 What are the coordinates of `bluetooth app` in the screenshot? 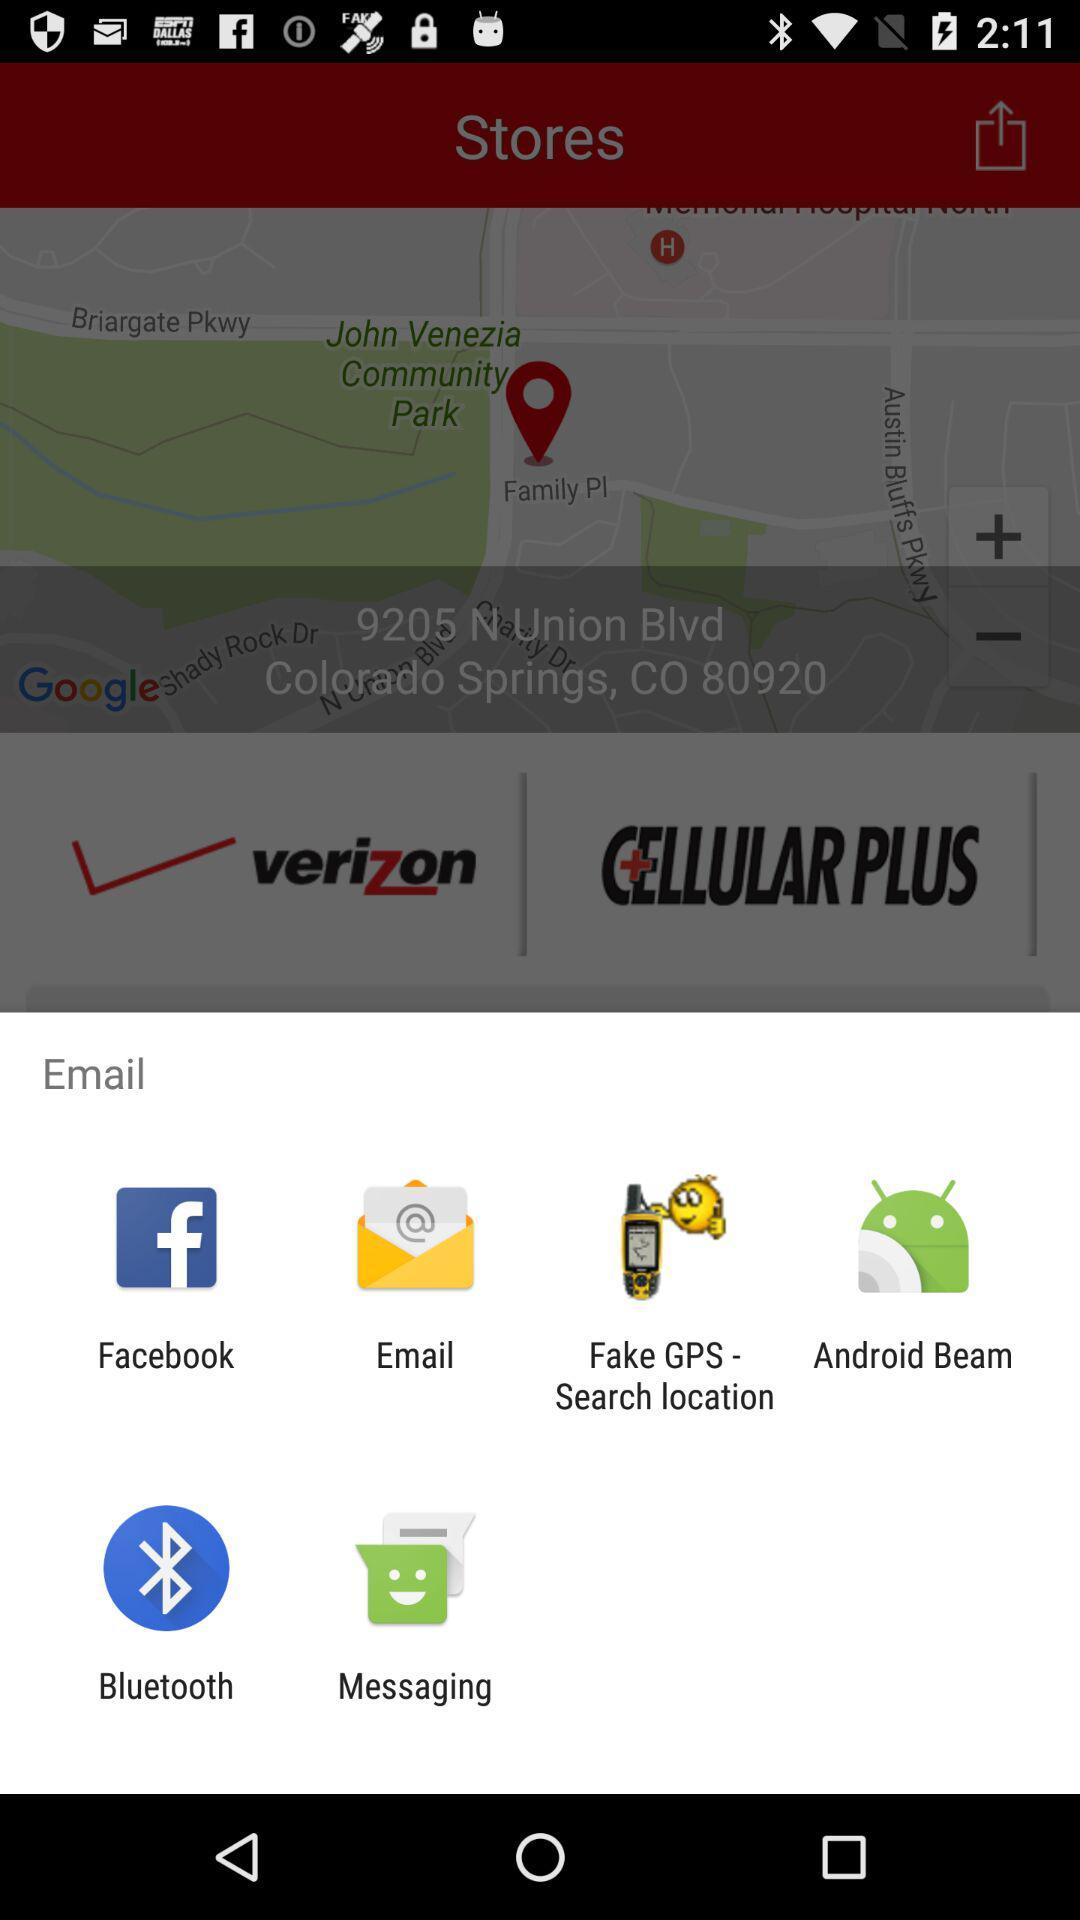 It's located at (165, 1705).